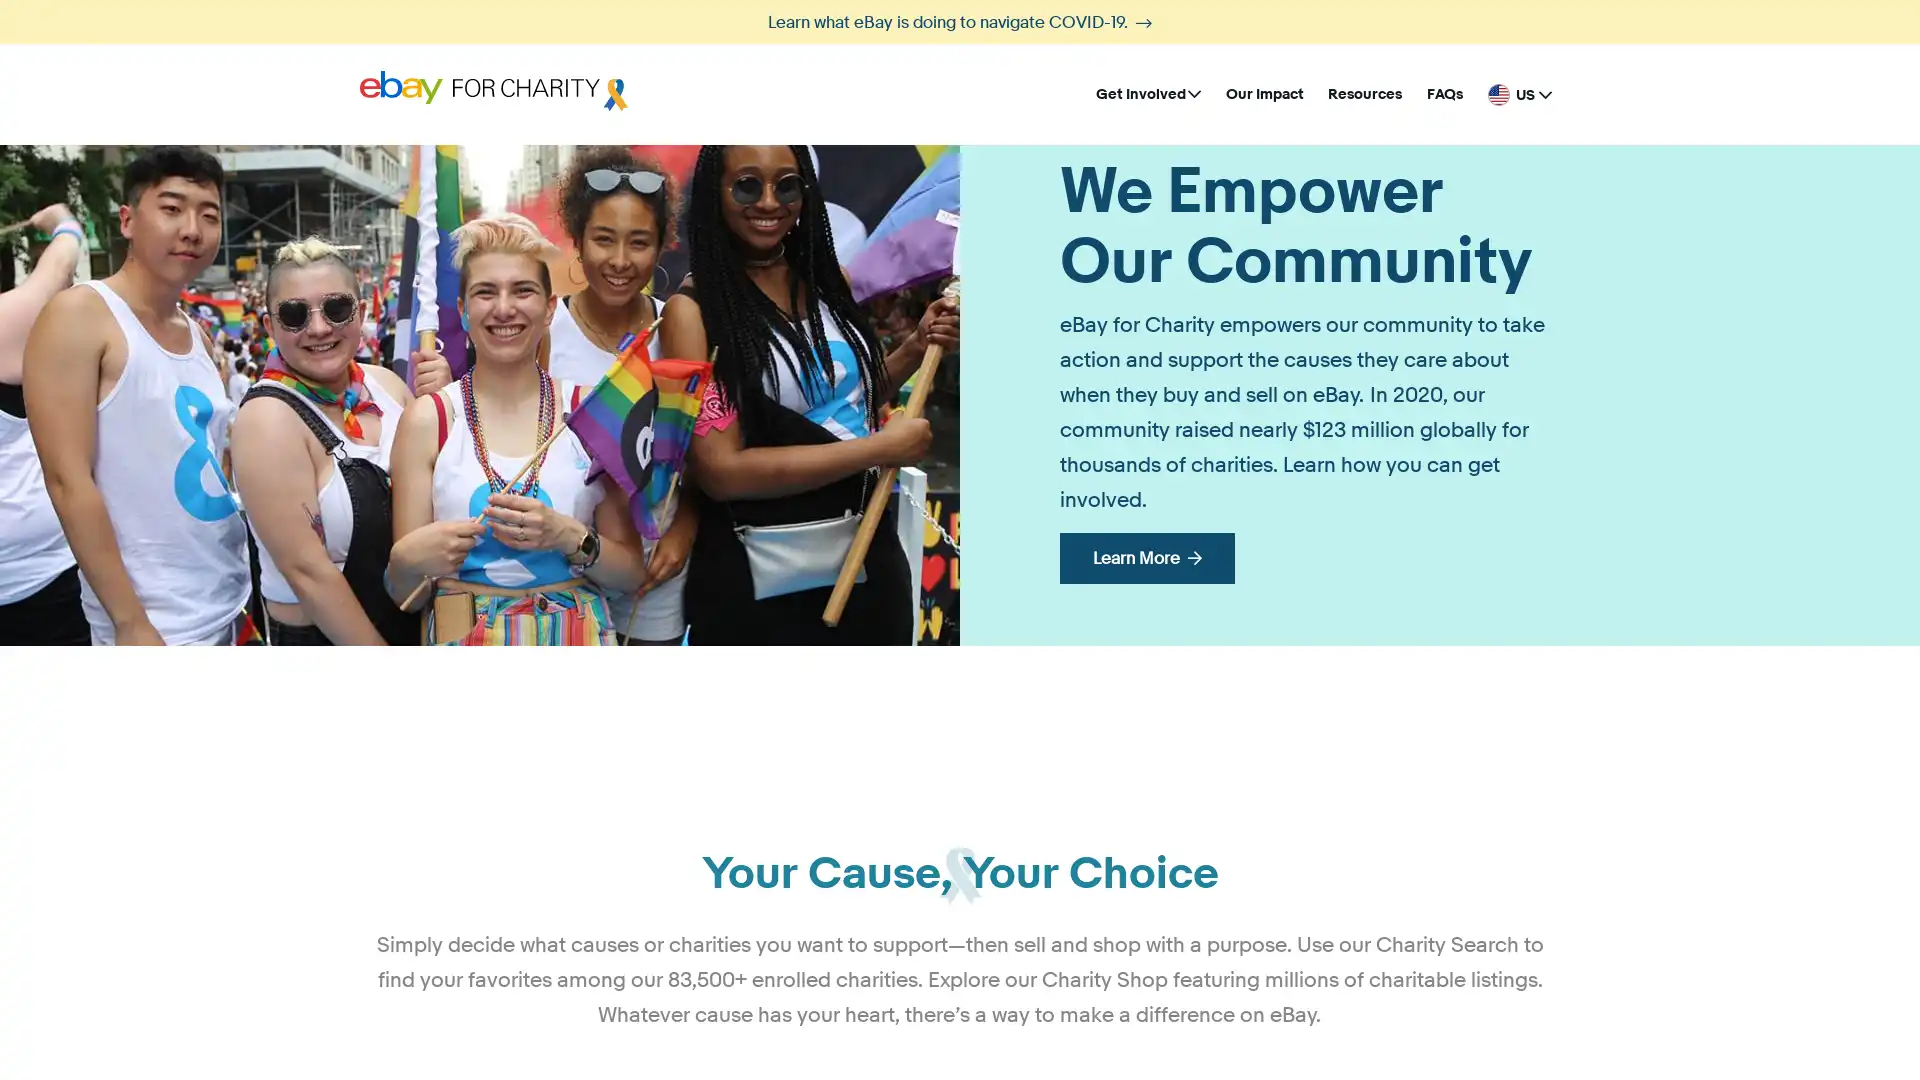 This screenshot has height=1080, width=1920. I want to click on United States - English US, so click(1518, 93).